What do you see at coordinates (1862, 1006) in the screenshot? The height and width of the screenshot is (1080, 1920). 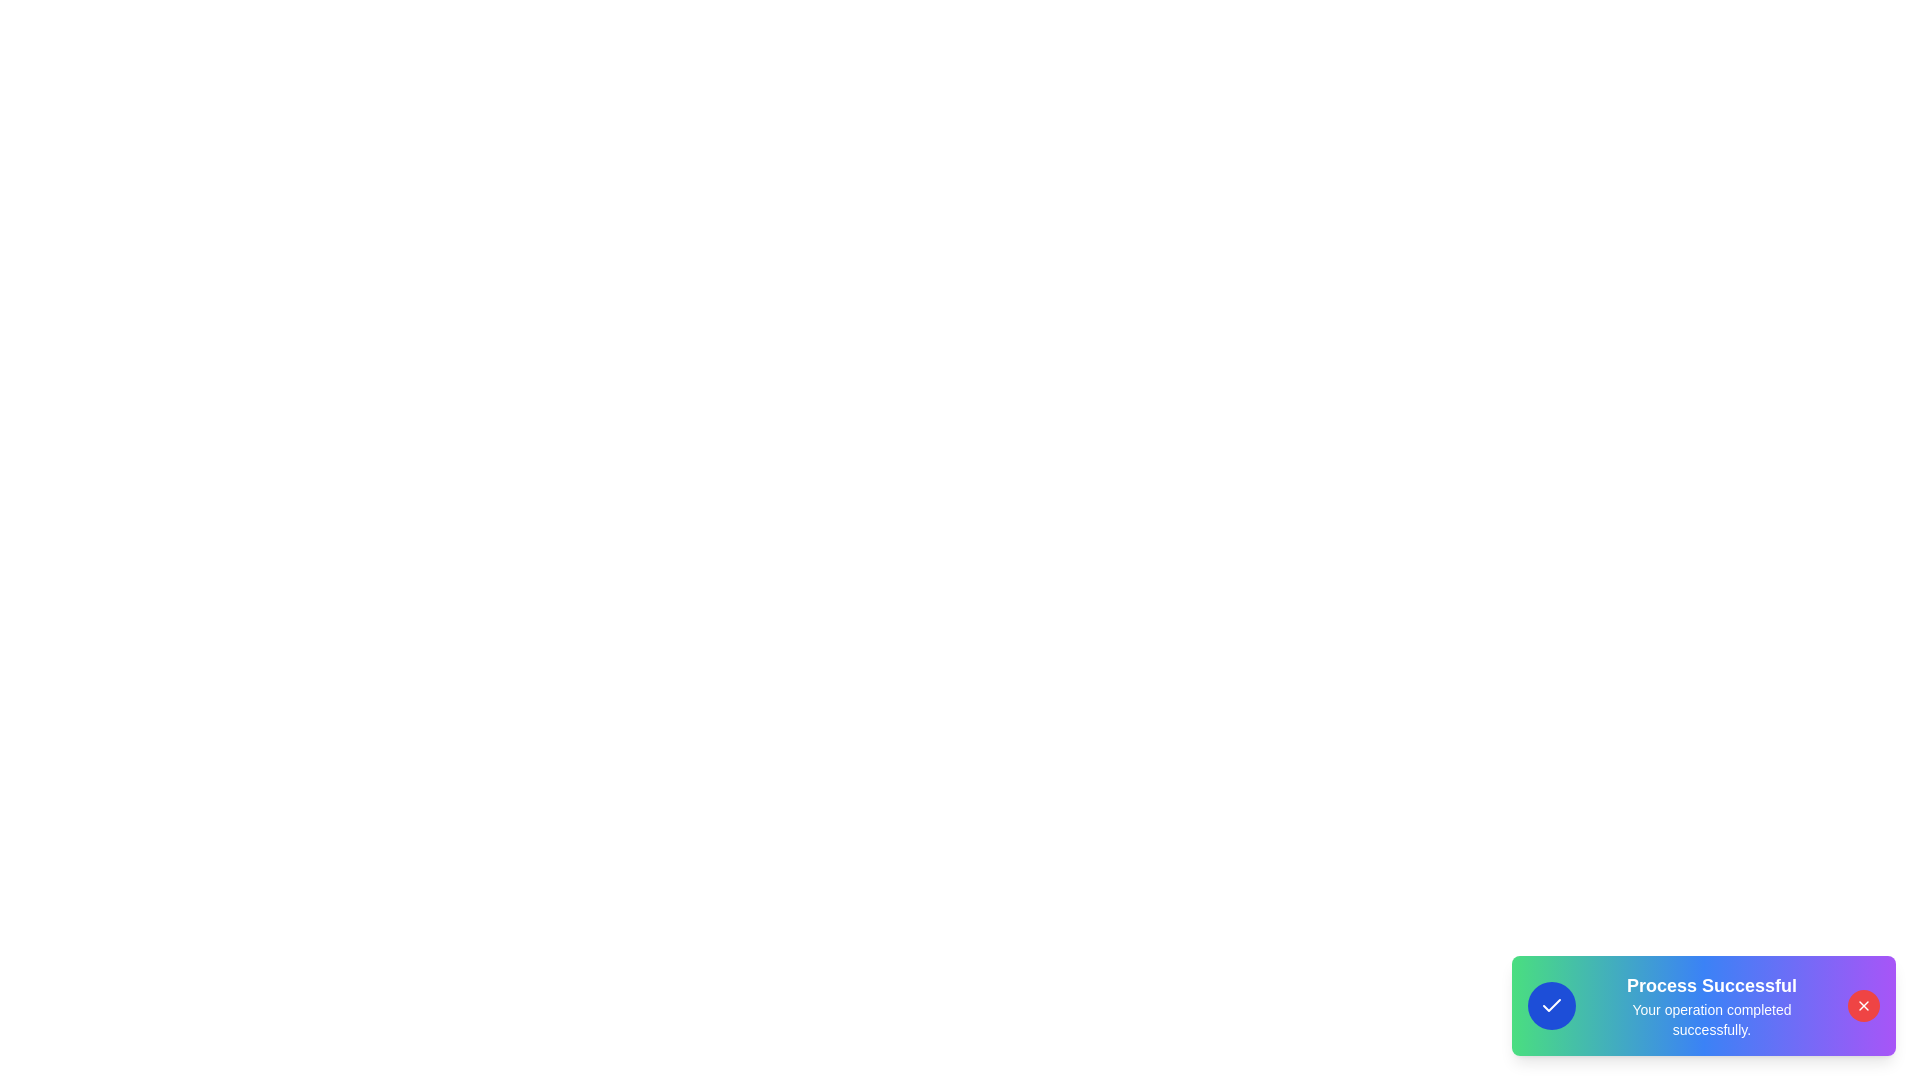 I see `the close button to hide the snackbar` at bounding box center [1862, 1006].